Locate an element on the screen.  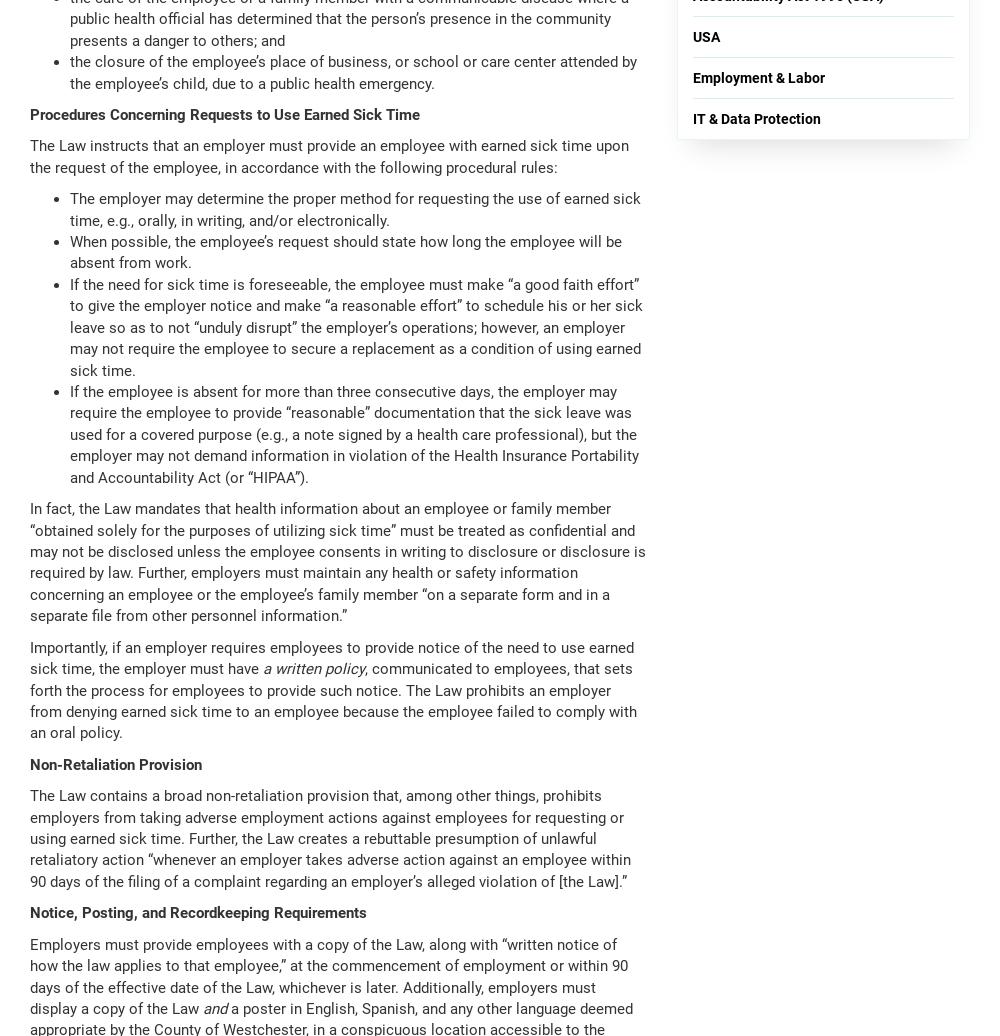
'If the employee is absent for more than three consecutive days, the employer may require the employee to provide “reasonable” documentation that the sick leave was used for a covered purpose (e.g., a note signed by a health care professional), but the employer may not demand information in violation of the Health Insurance Portability and Accountability Act (or “HIPAA”).' is located at coordinates (69, 434).